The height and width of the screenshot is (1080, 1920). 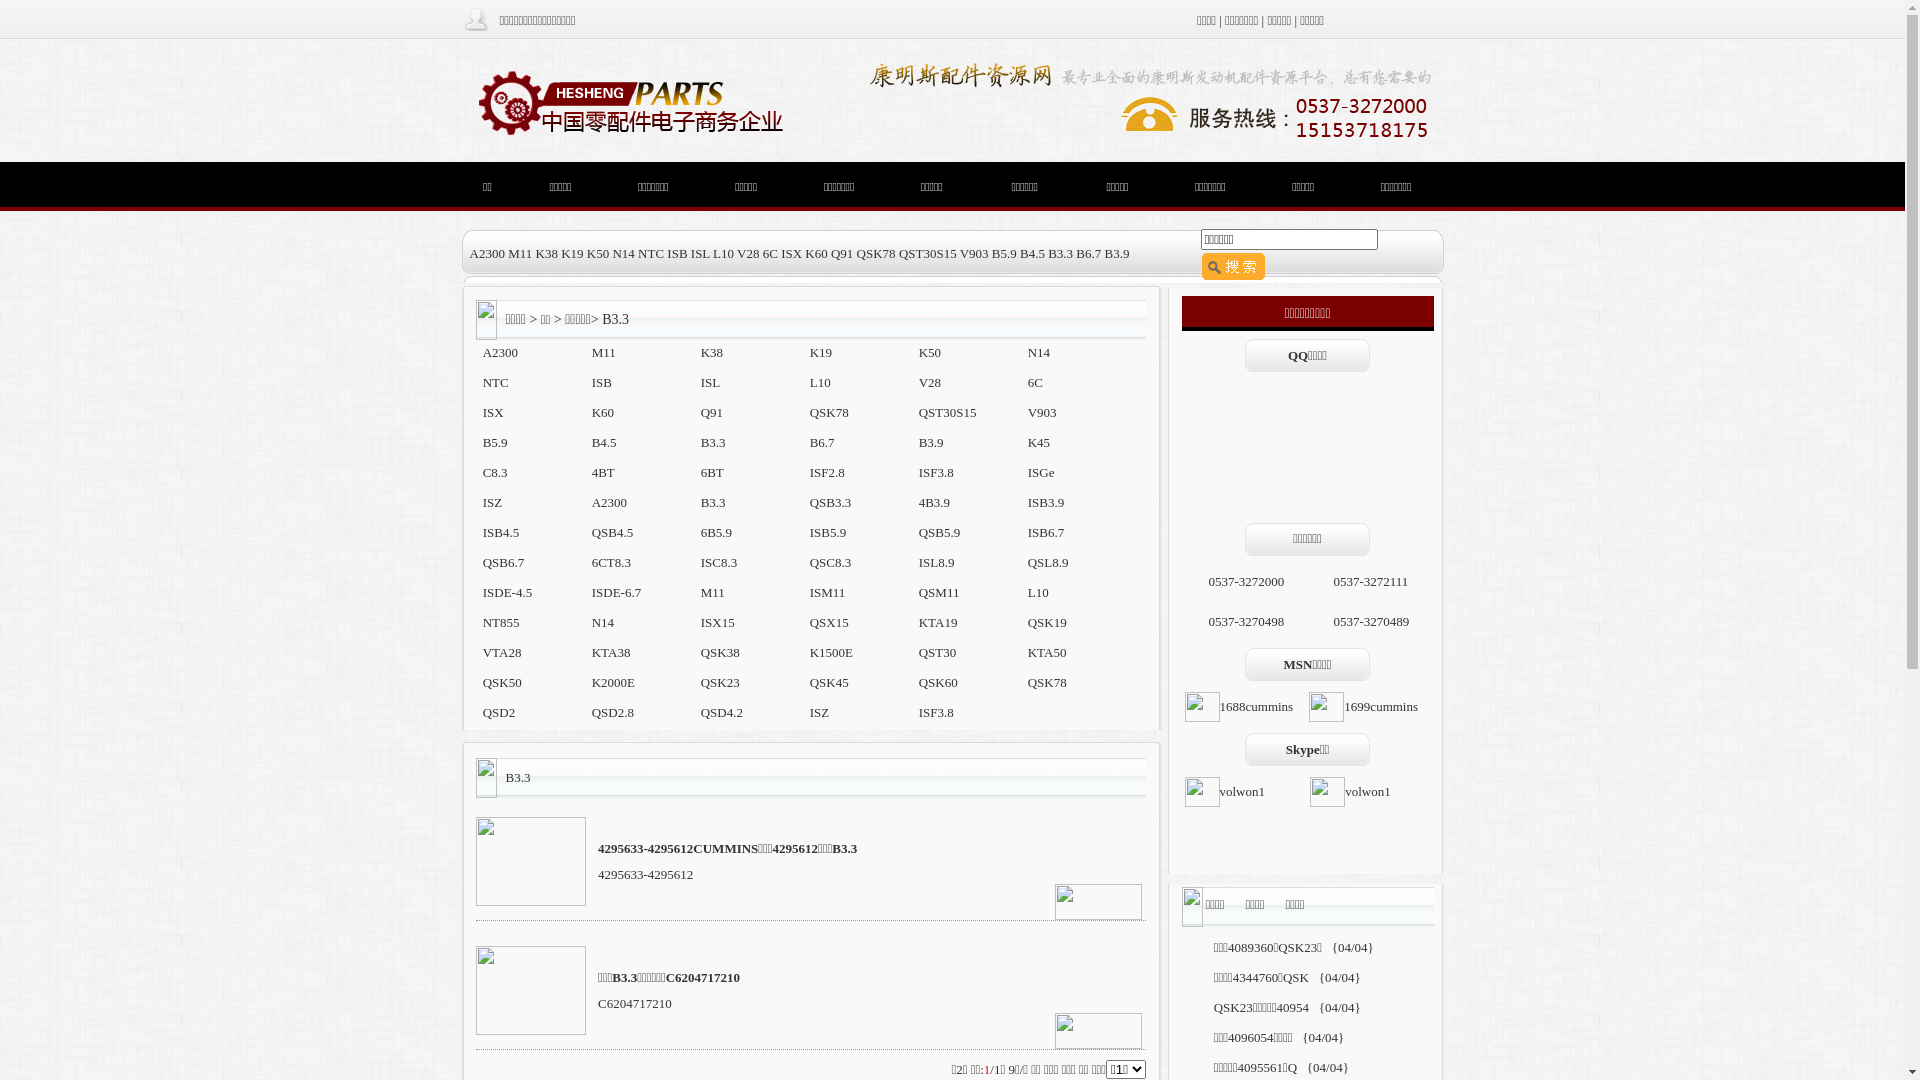 I want to click on 'QSK78', so click(x=1046, y=681).